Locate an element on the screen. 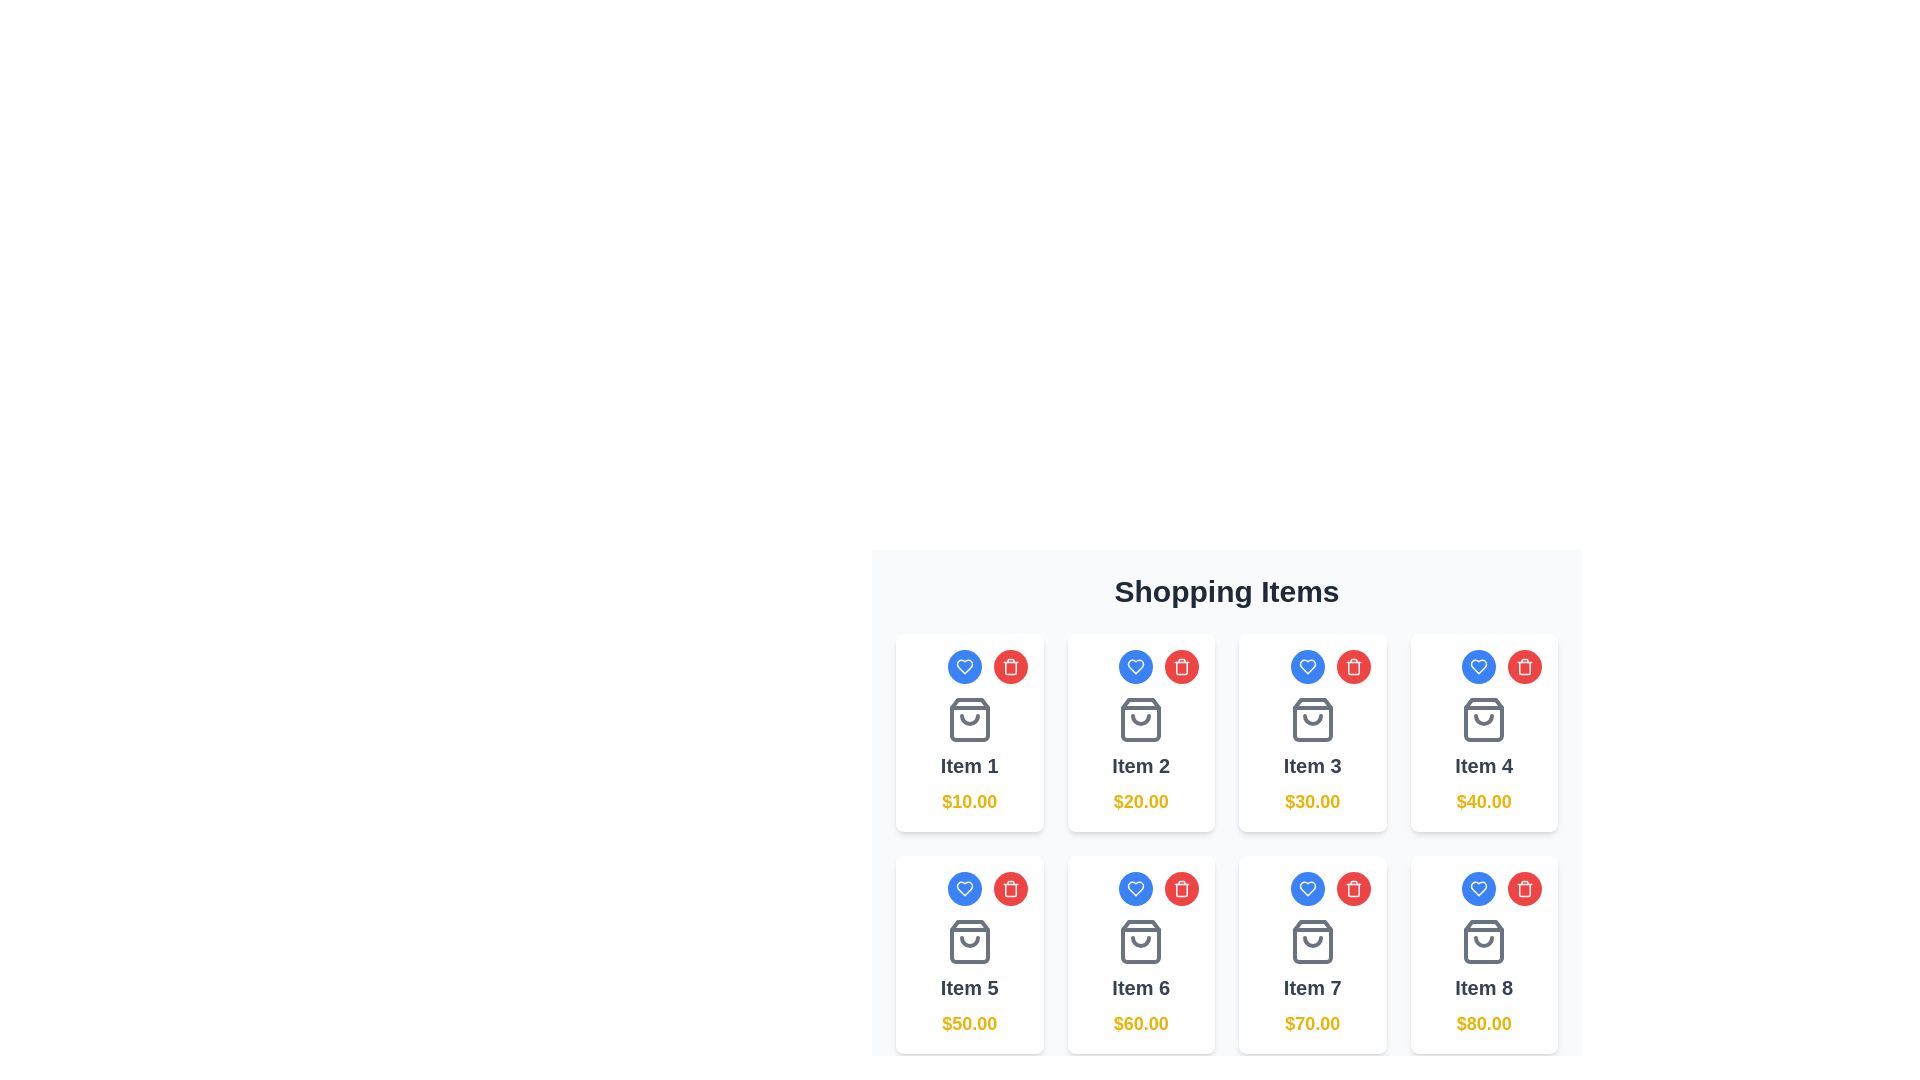 Image resolution: width=1920 pixels, height=1080 pixels. the circular blue button with a white heart icon to mark the item as favorite is located at coordinates (1307, 667).